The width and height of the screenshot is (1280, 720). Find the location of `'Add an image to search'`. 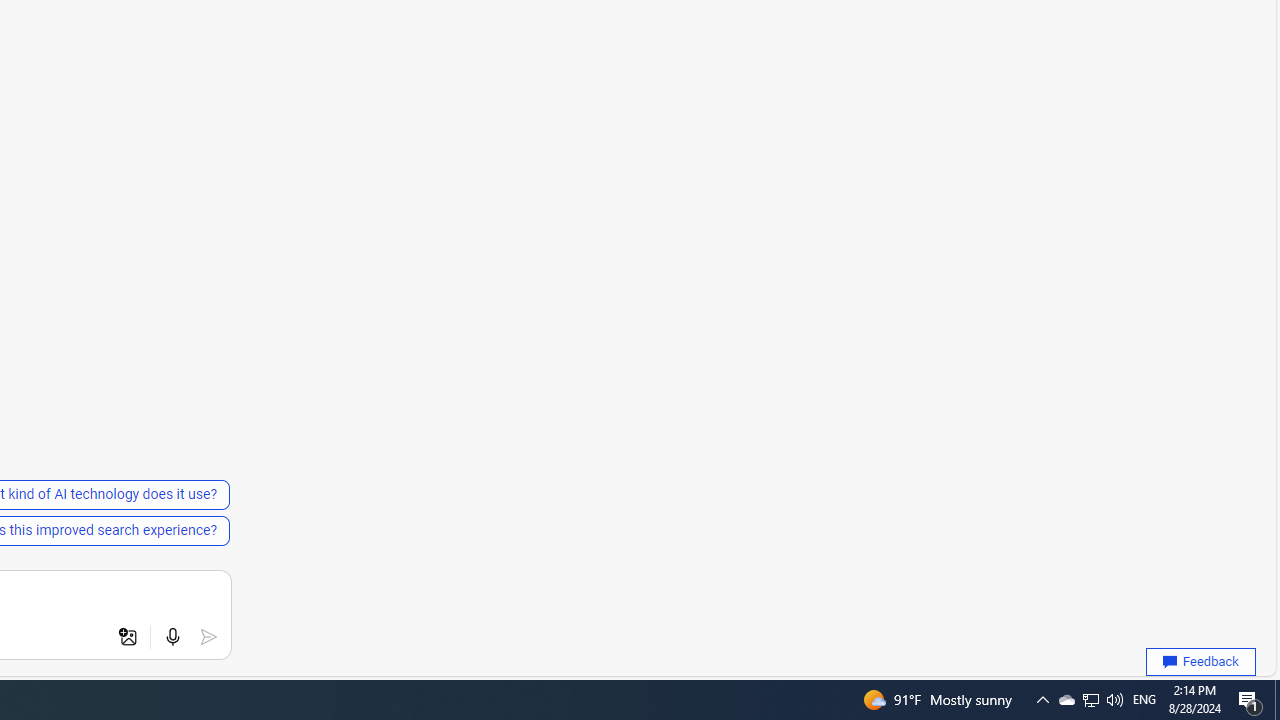

'Add an image to search' is located at coordinates (127, 637).